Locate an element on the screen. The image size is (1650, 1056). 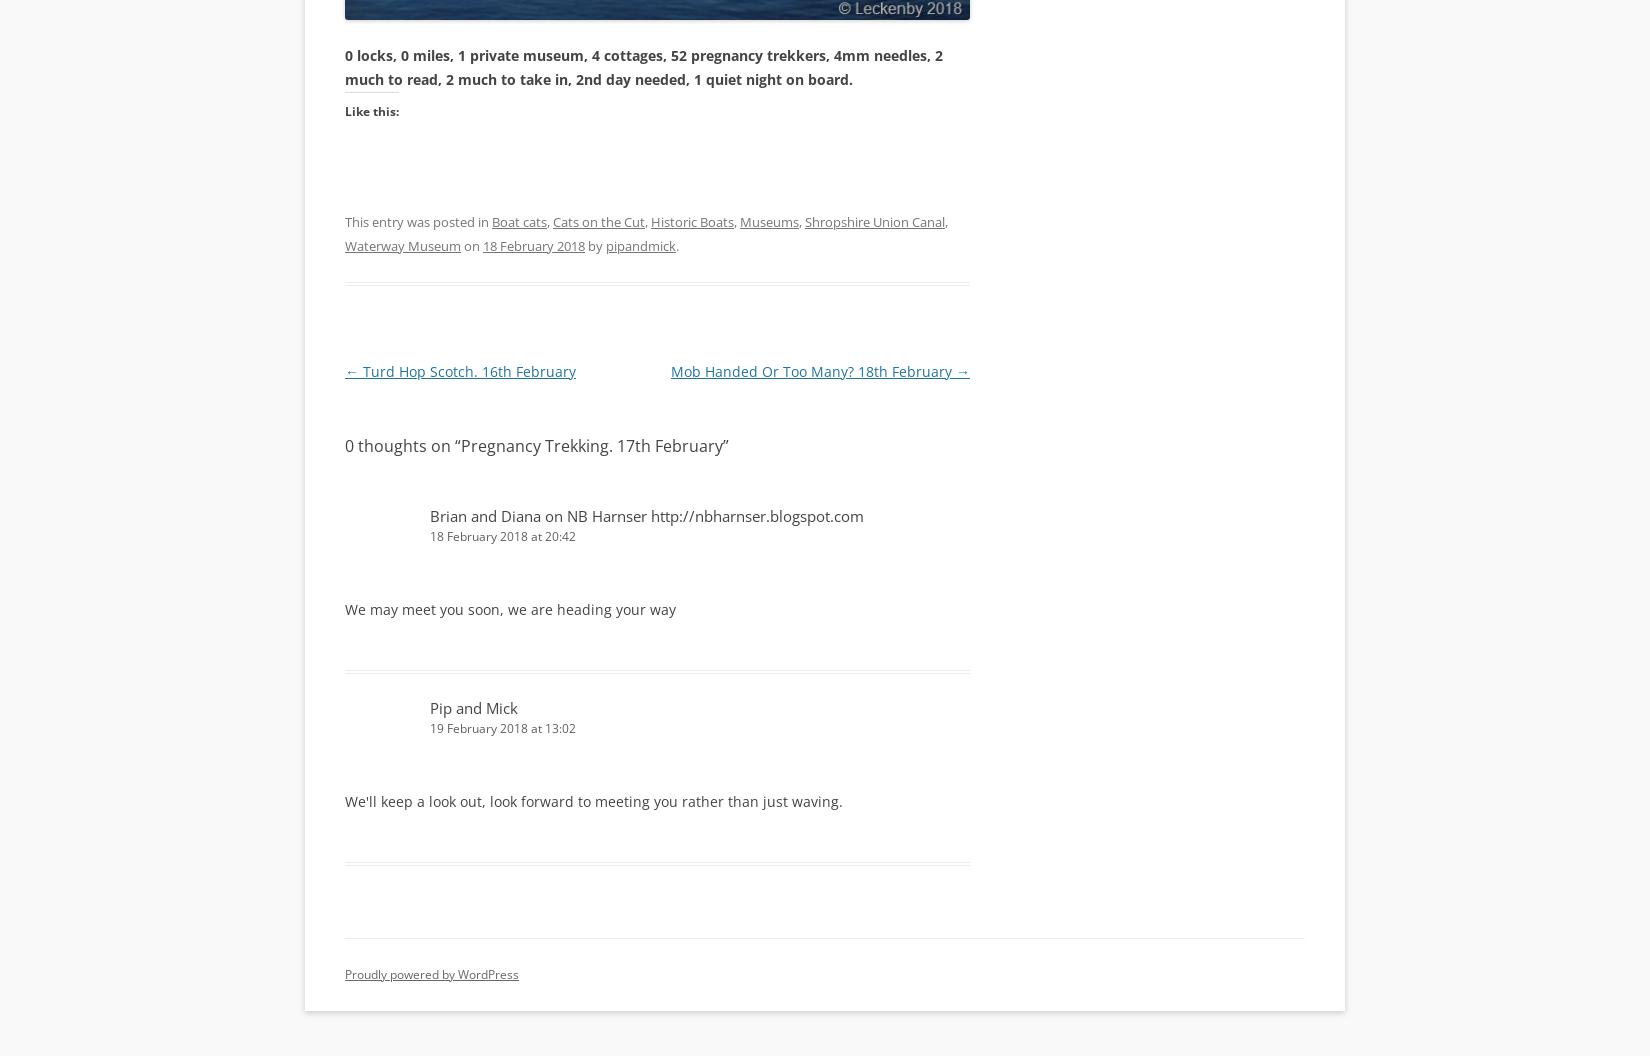
'Proudly powered by WordPress' is located at coordinates (430, 973).